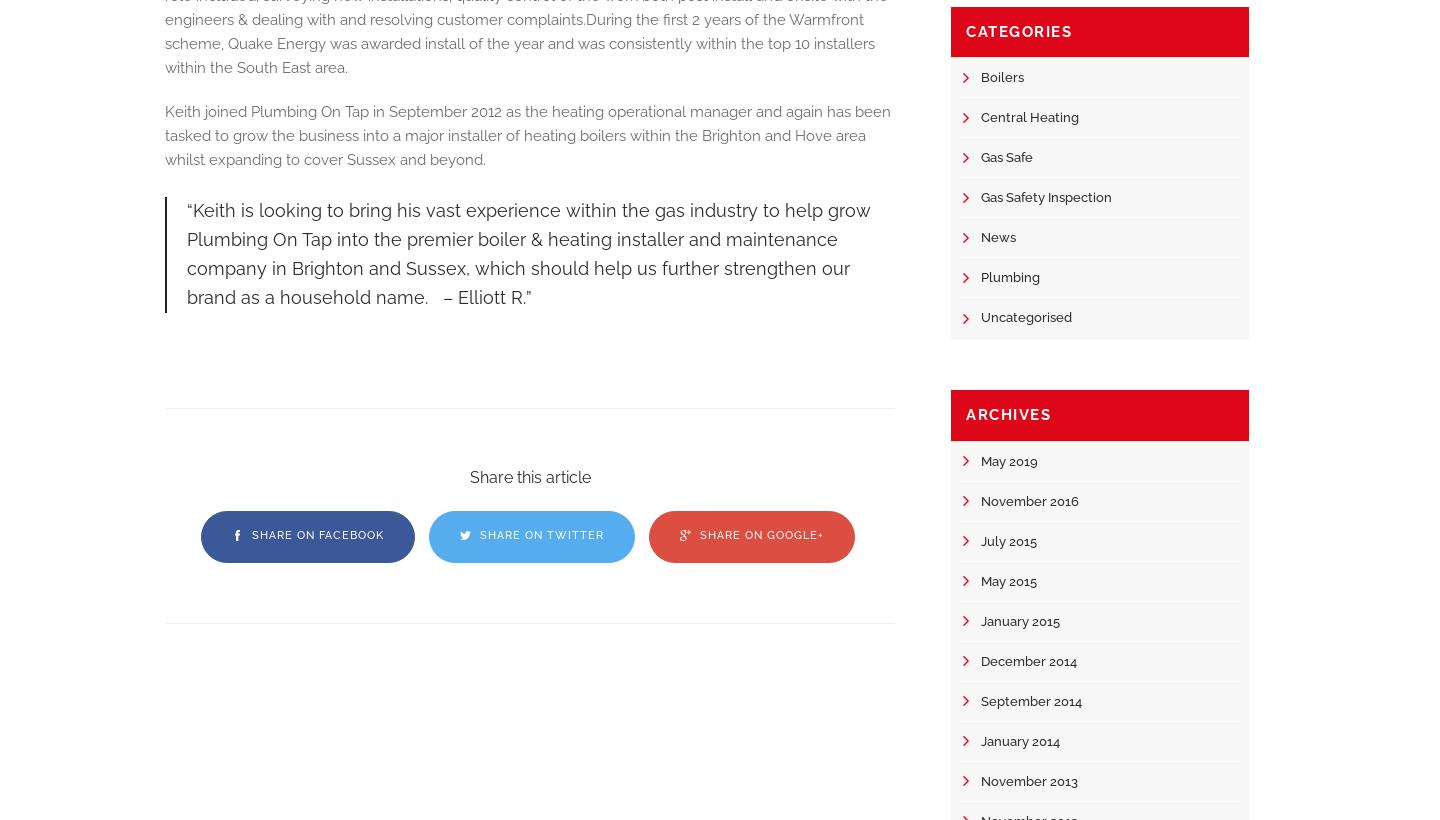 The image size is (1440, 820). I want to click on 'Keith is looking to bring his vast experience within the gas industry to help grow Plumbing On Tap into the premier boiler & heating installer and maintenance company in Brighton and Sussex, which should help us further strengthen our brand as a household name.   – Elliott R.', so click(528, 252).